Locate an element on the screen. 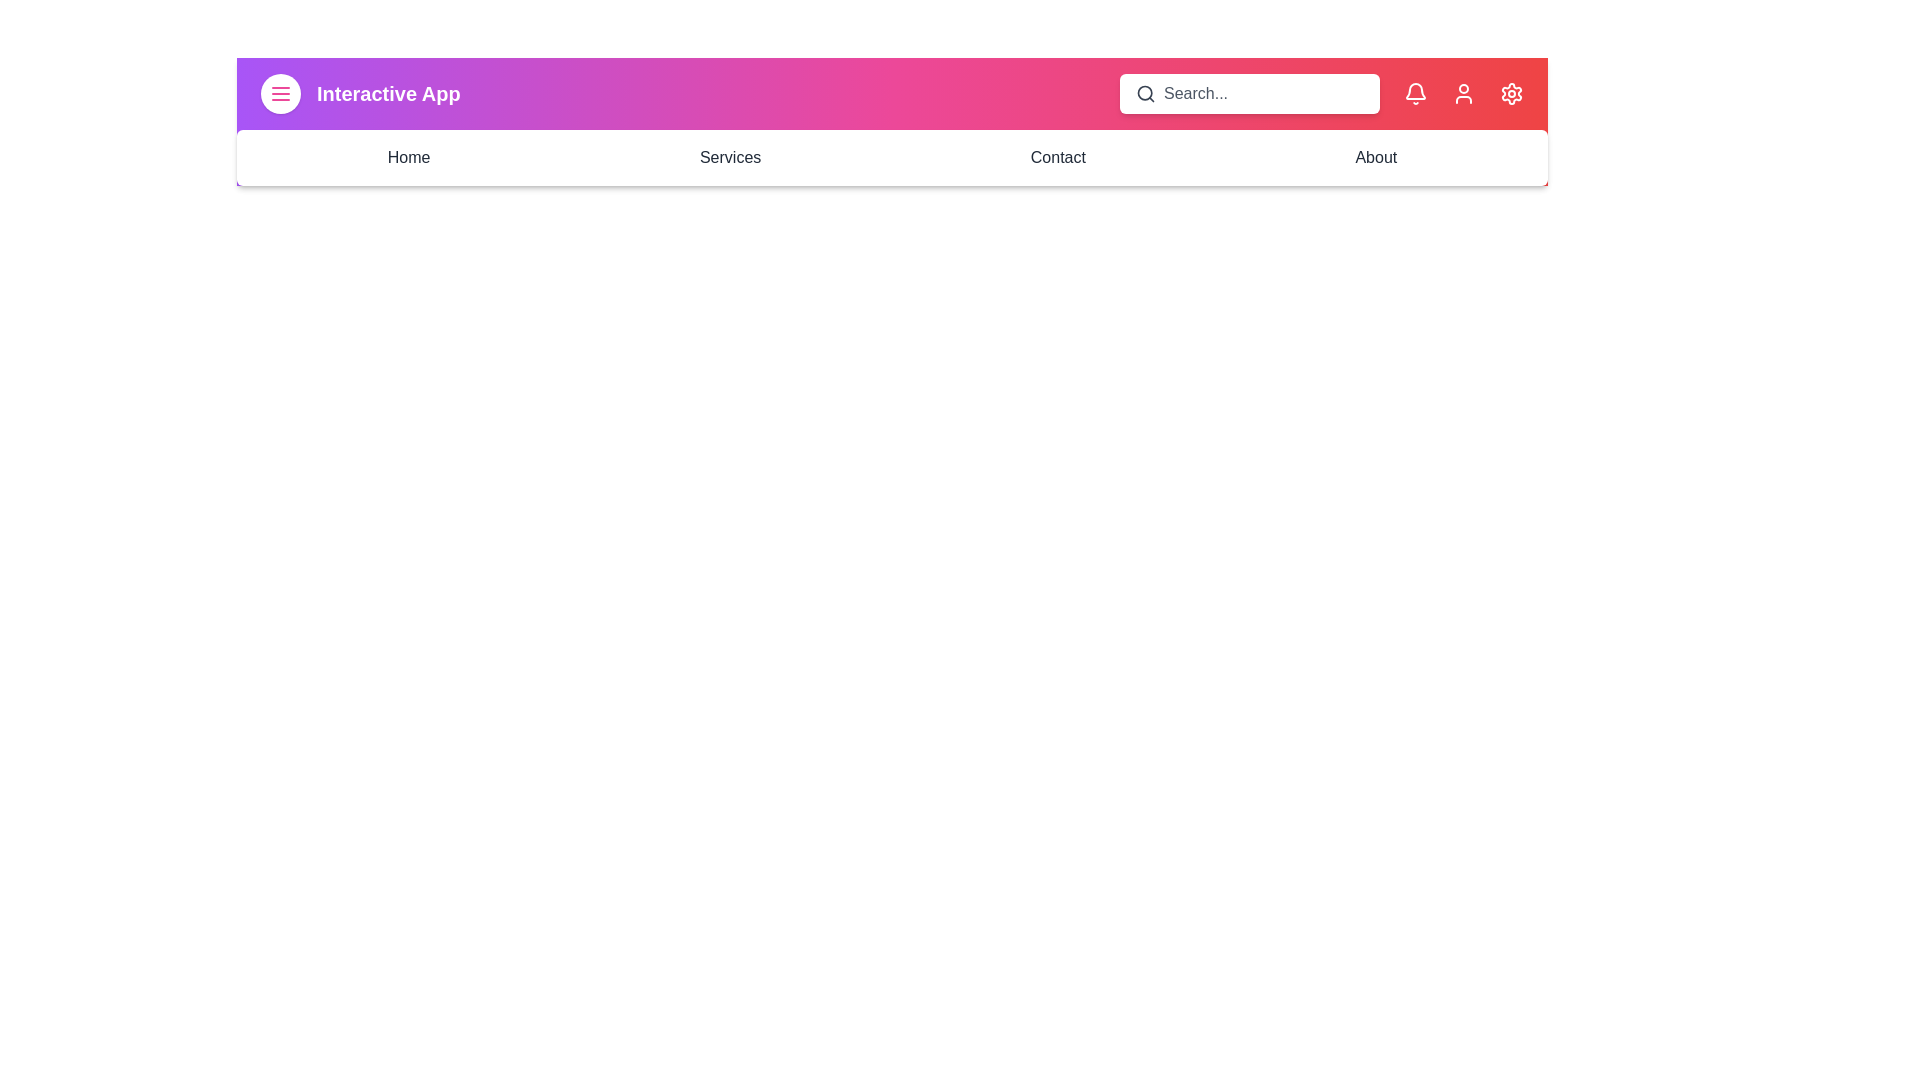 The height and width of the screenshot is (1080, 1920). the notification bell icon is located at coordinates (1415, 93).